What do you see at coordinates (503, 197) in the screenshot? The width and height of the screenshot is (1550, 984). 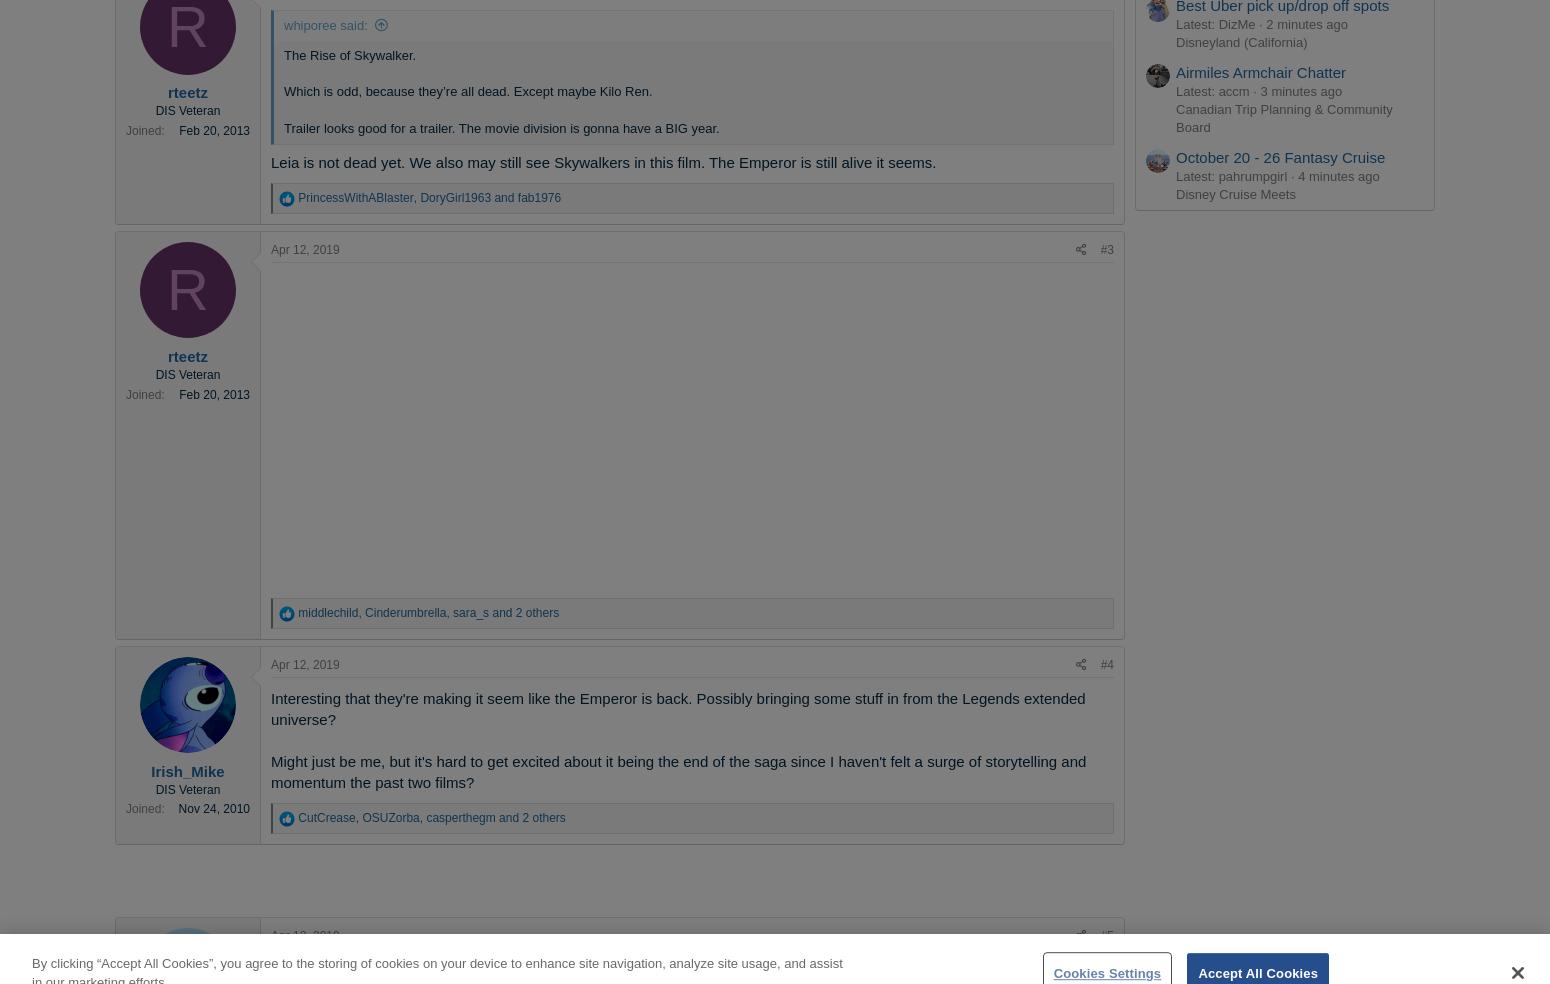 I see `'and'` at bounding box center [503, 197].